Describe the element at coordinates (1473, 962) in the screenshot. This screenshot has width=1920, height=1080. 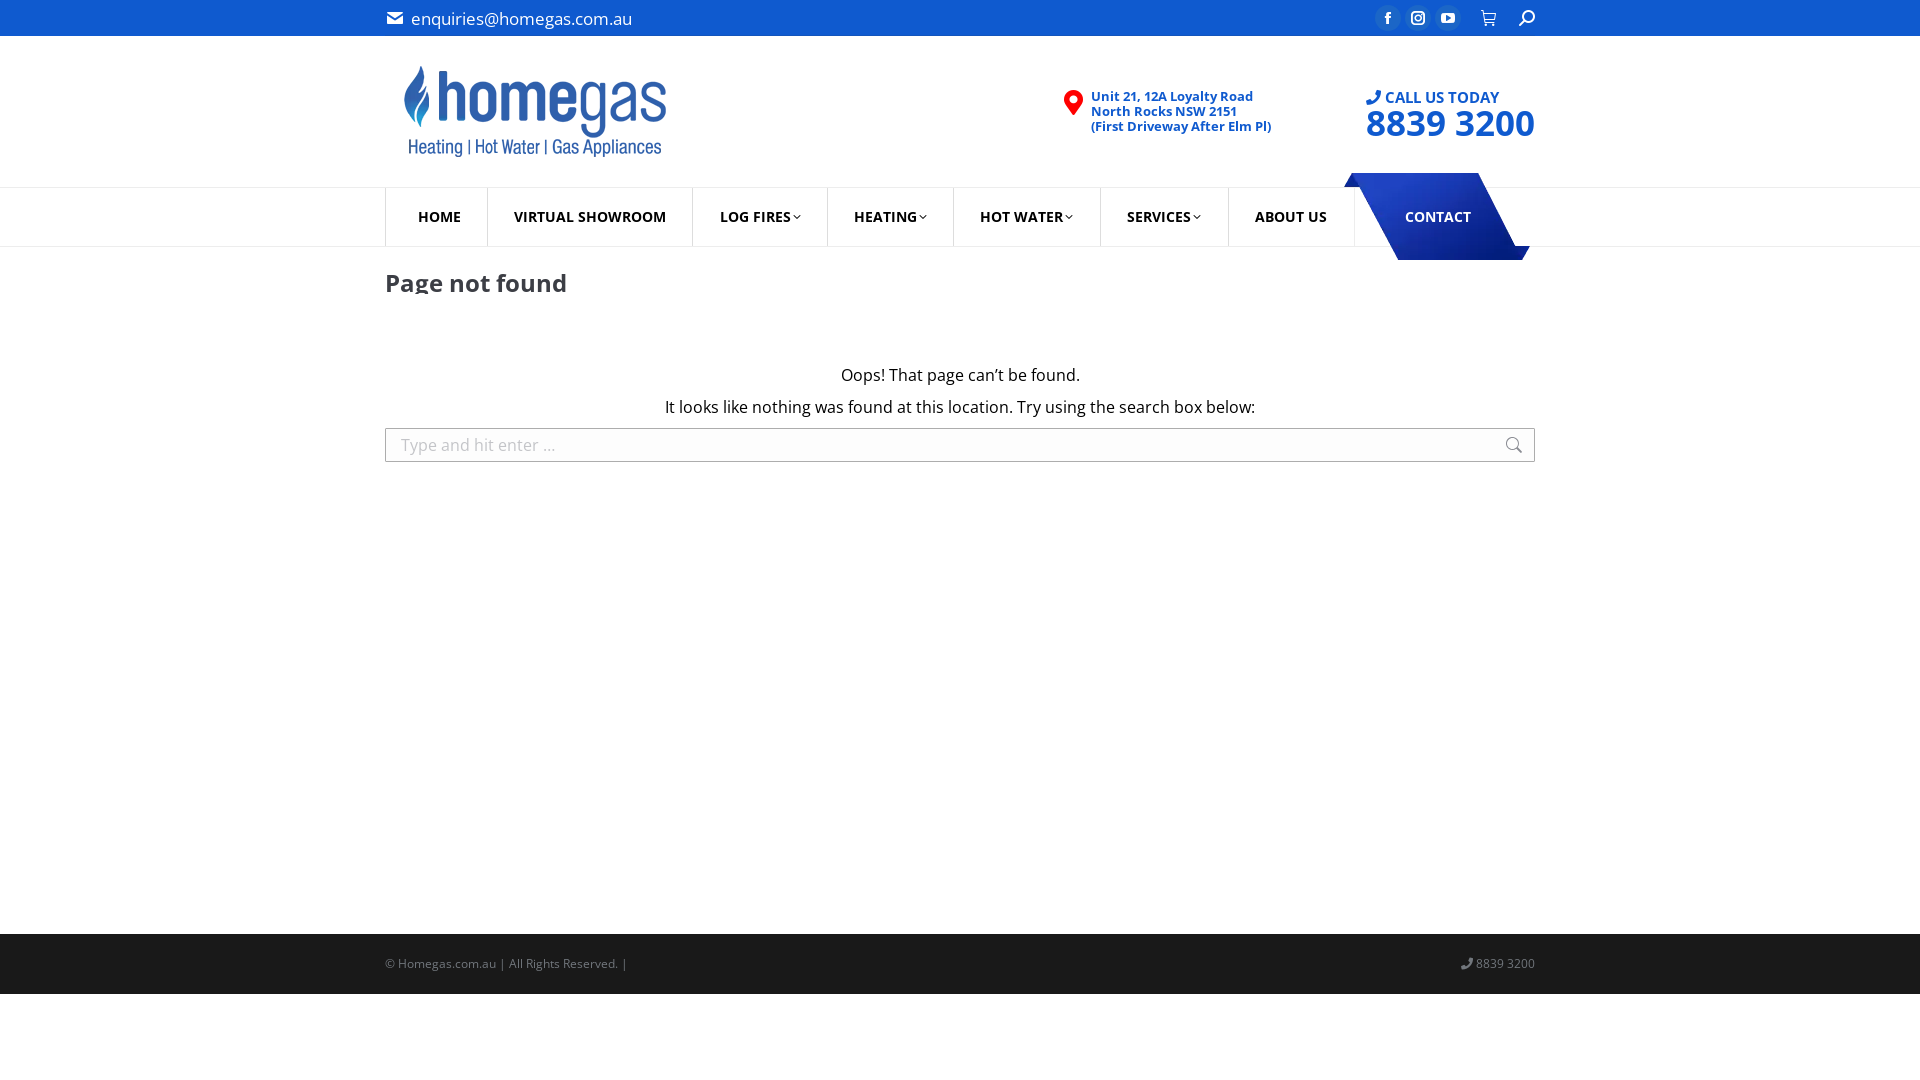
I see `'8839 3200'` at that location.